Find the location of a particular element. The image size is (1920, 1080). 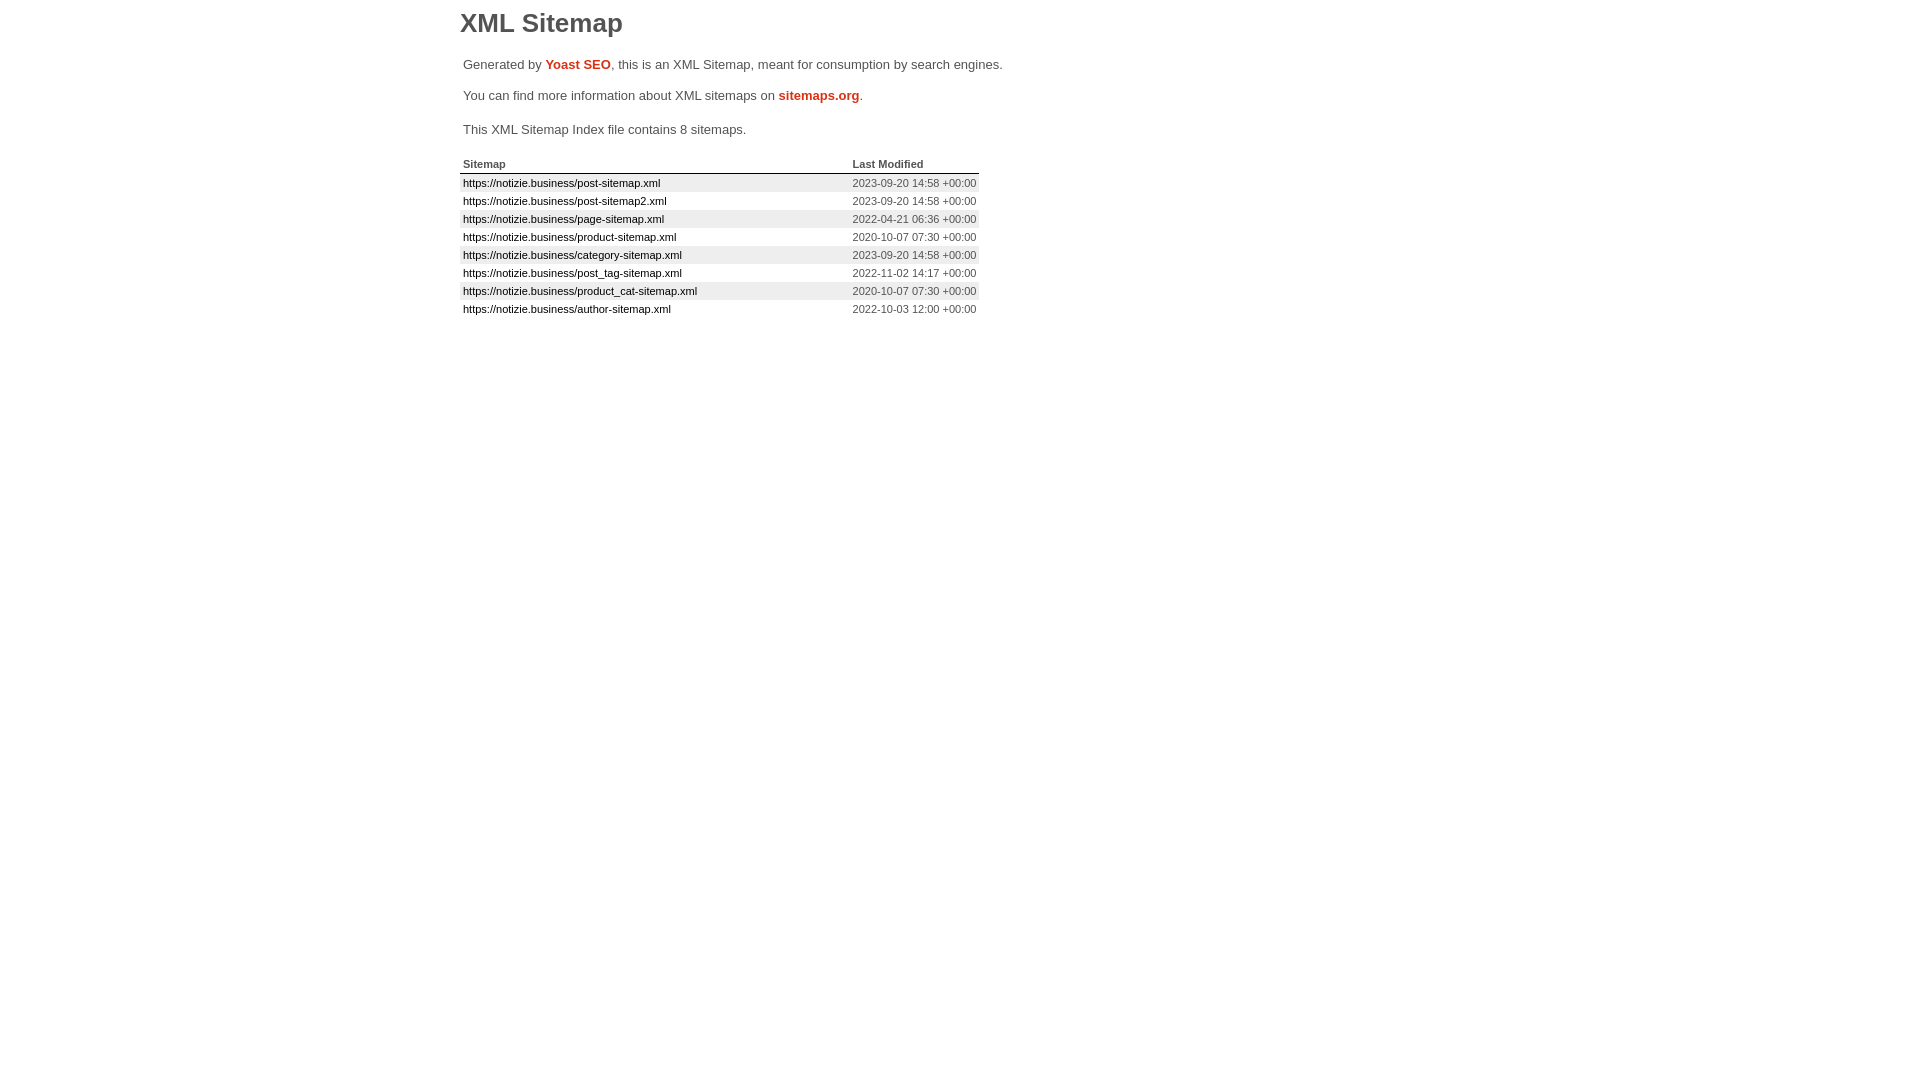

'https://notizie.business/product-sitemap.xml' is located at coordinates (568, 235).